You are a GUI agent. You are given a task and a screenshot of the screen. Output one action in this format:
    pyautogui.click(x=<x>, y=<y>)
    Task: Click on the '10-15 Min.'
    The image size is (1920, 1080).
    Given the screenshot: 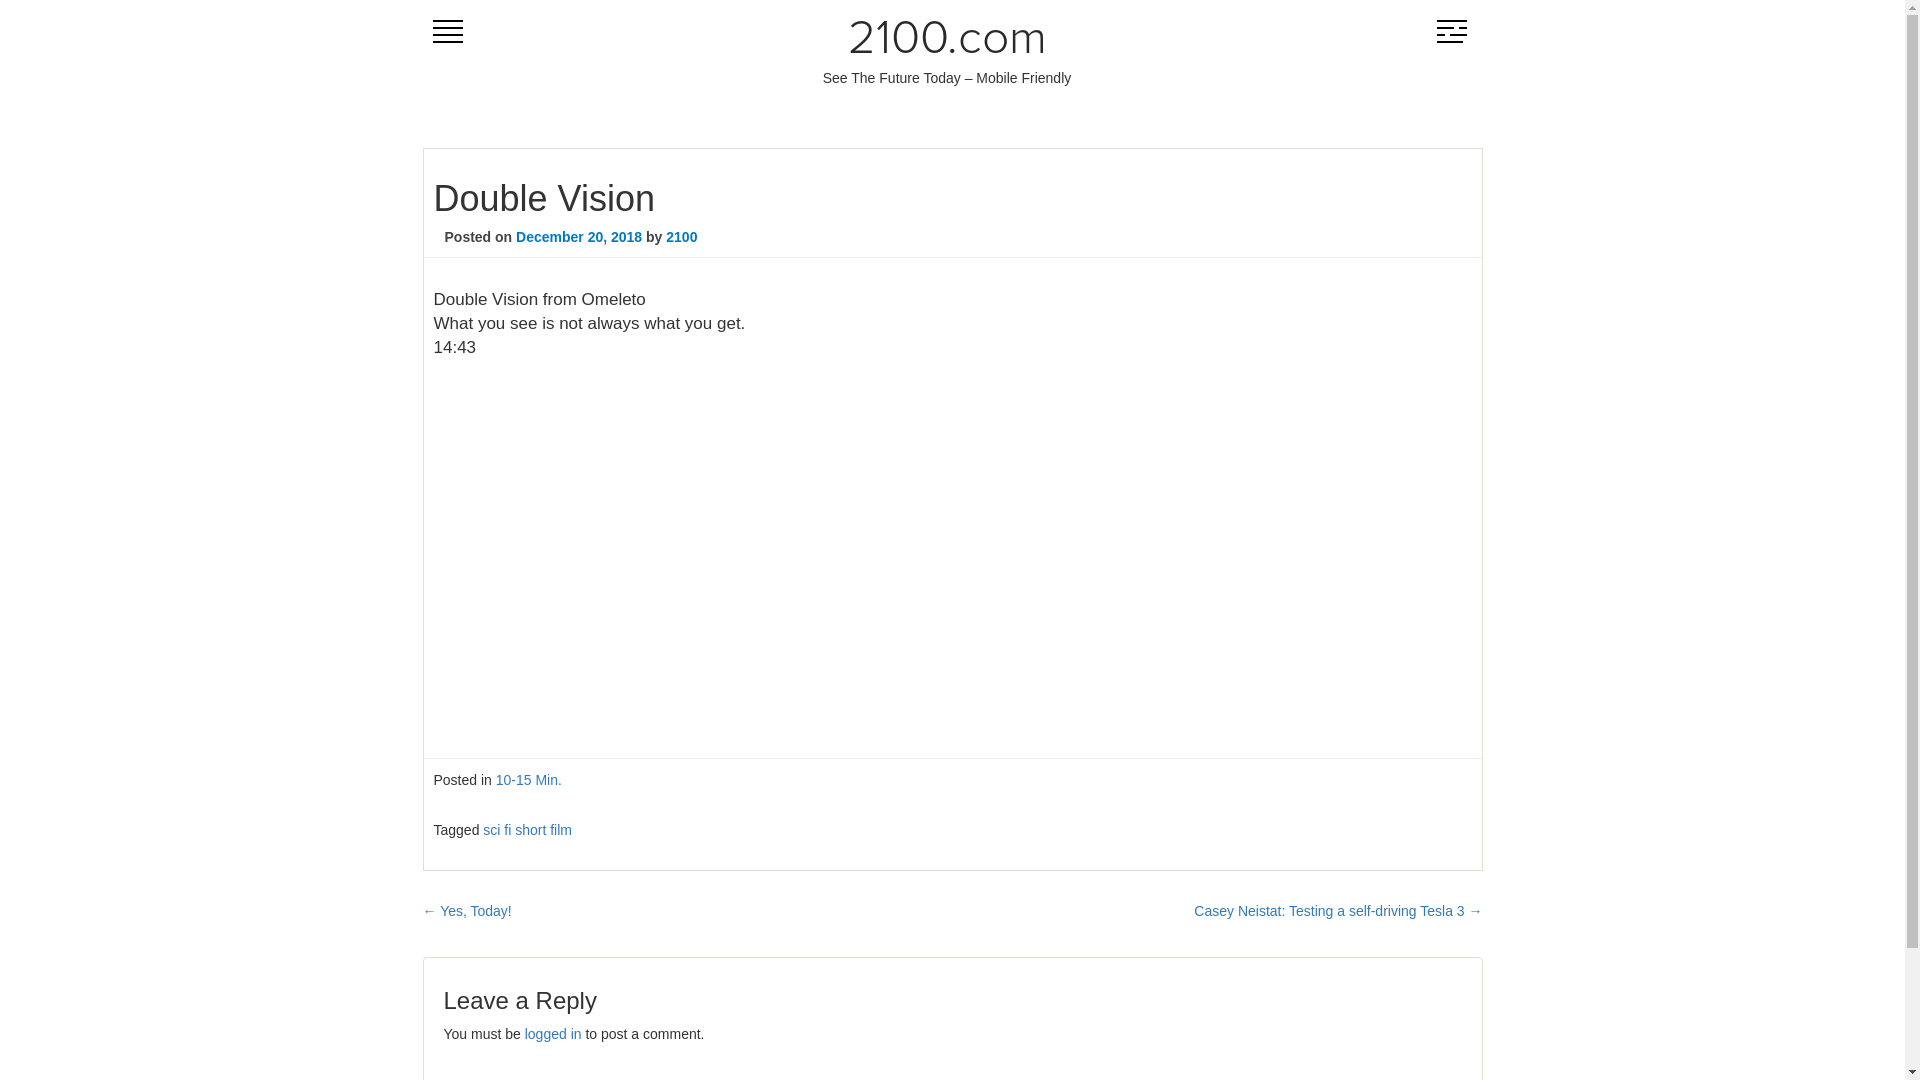 What is the action you would take?
    pyautogui.click(x=528, y=778)
    